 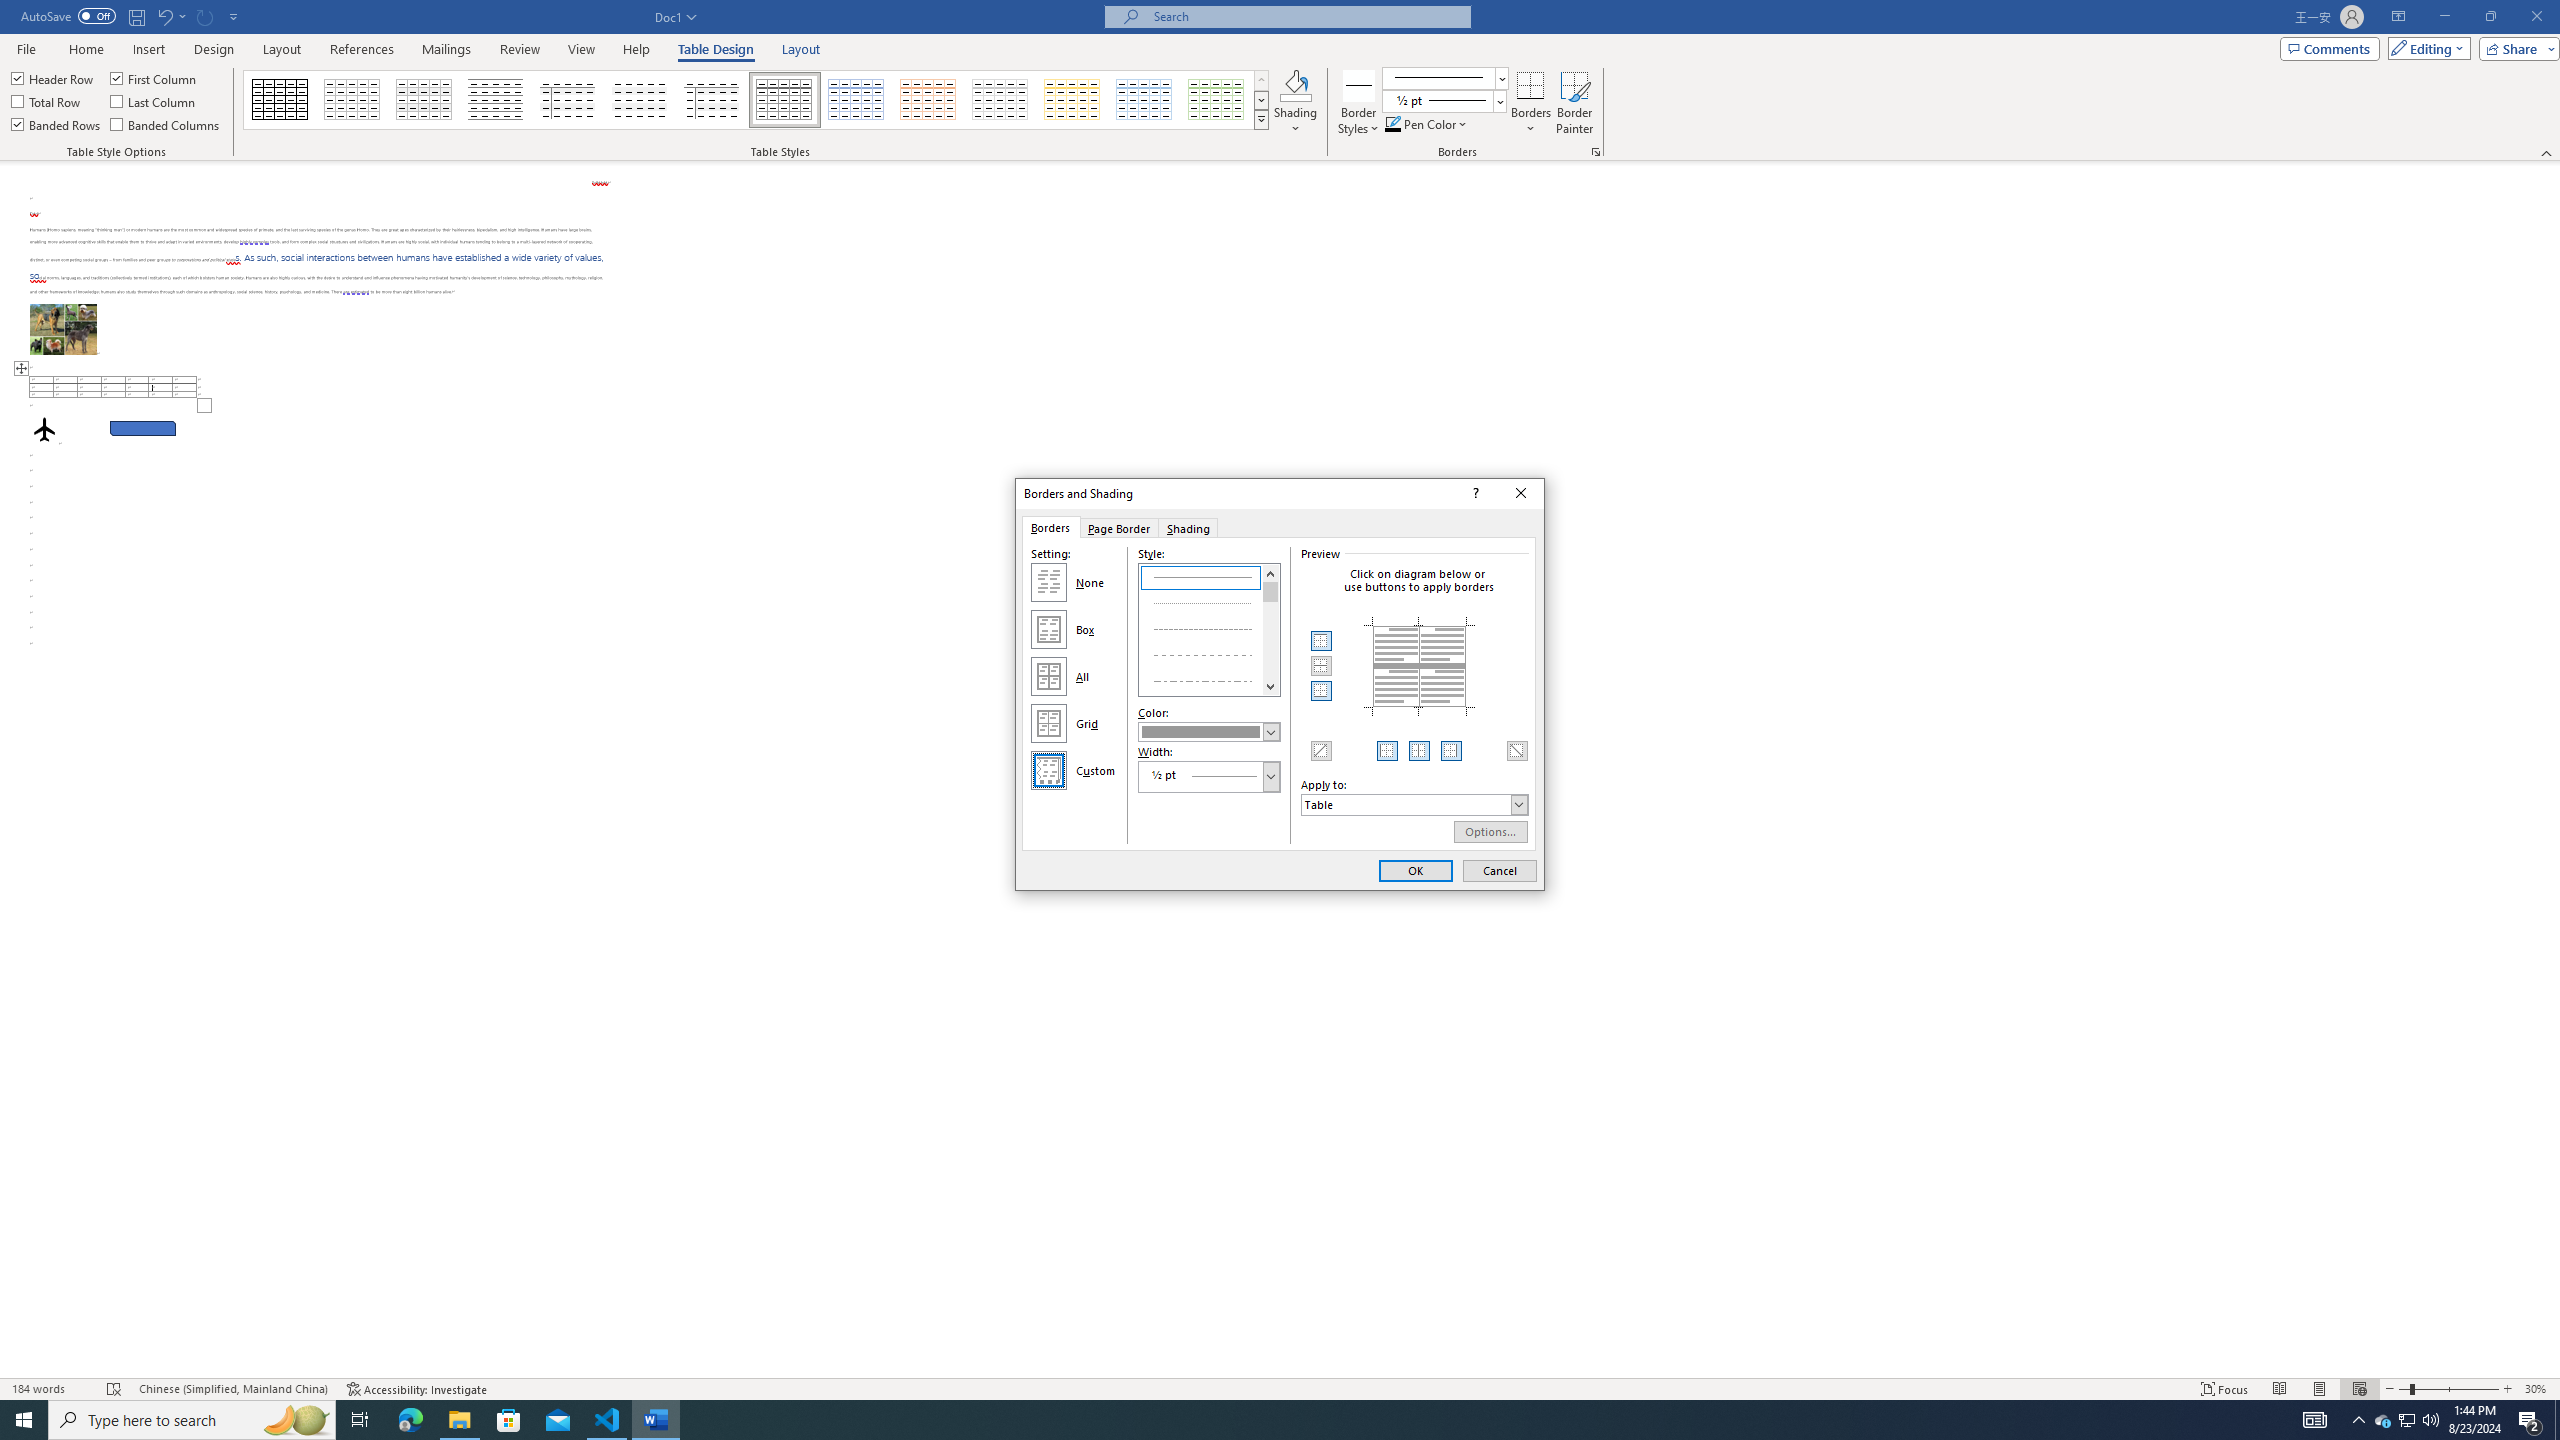 What do you see at coordinates (362, 49) in the screenshot?
I see `'References'` at bounding box center [362, 49].